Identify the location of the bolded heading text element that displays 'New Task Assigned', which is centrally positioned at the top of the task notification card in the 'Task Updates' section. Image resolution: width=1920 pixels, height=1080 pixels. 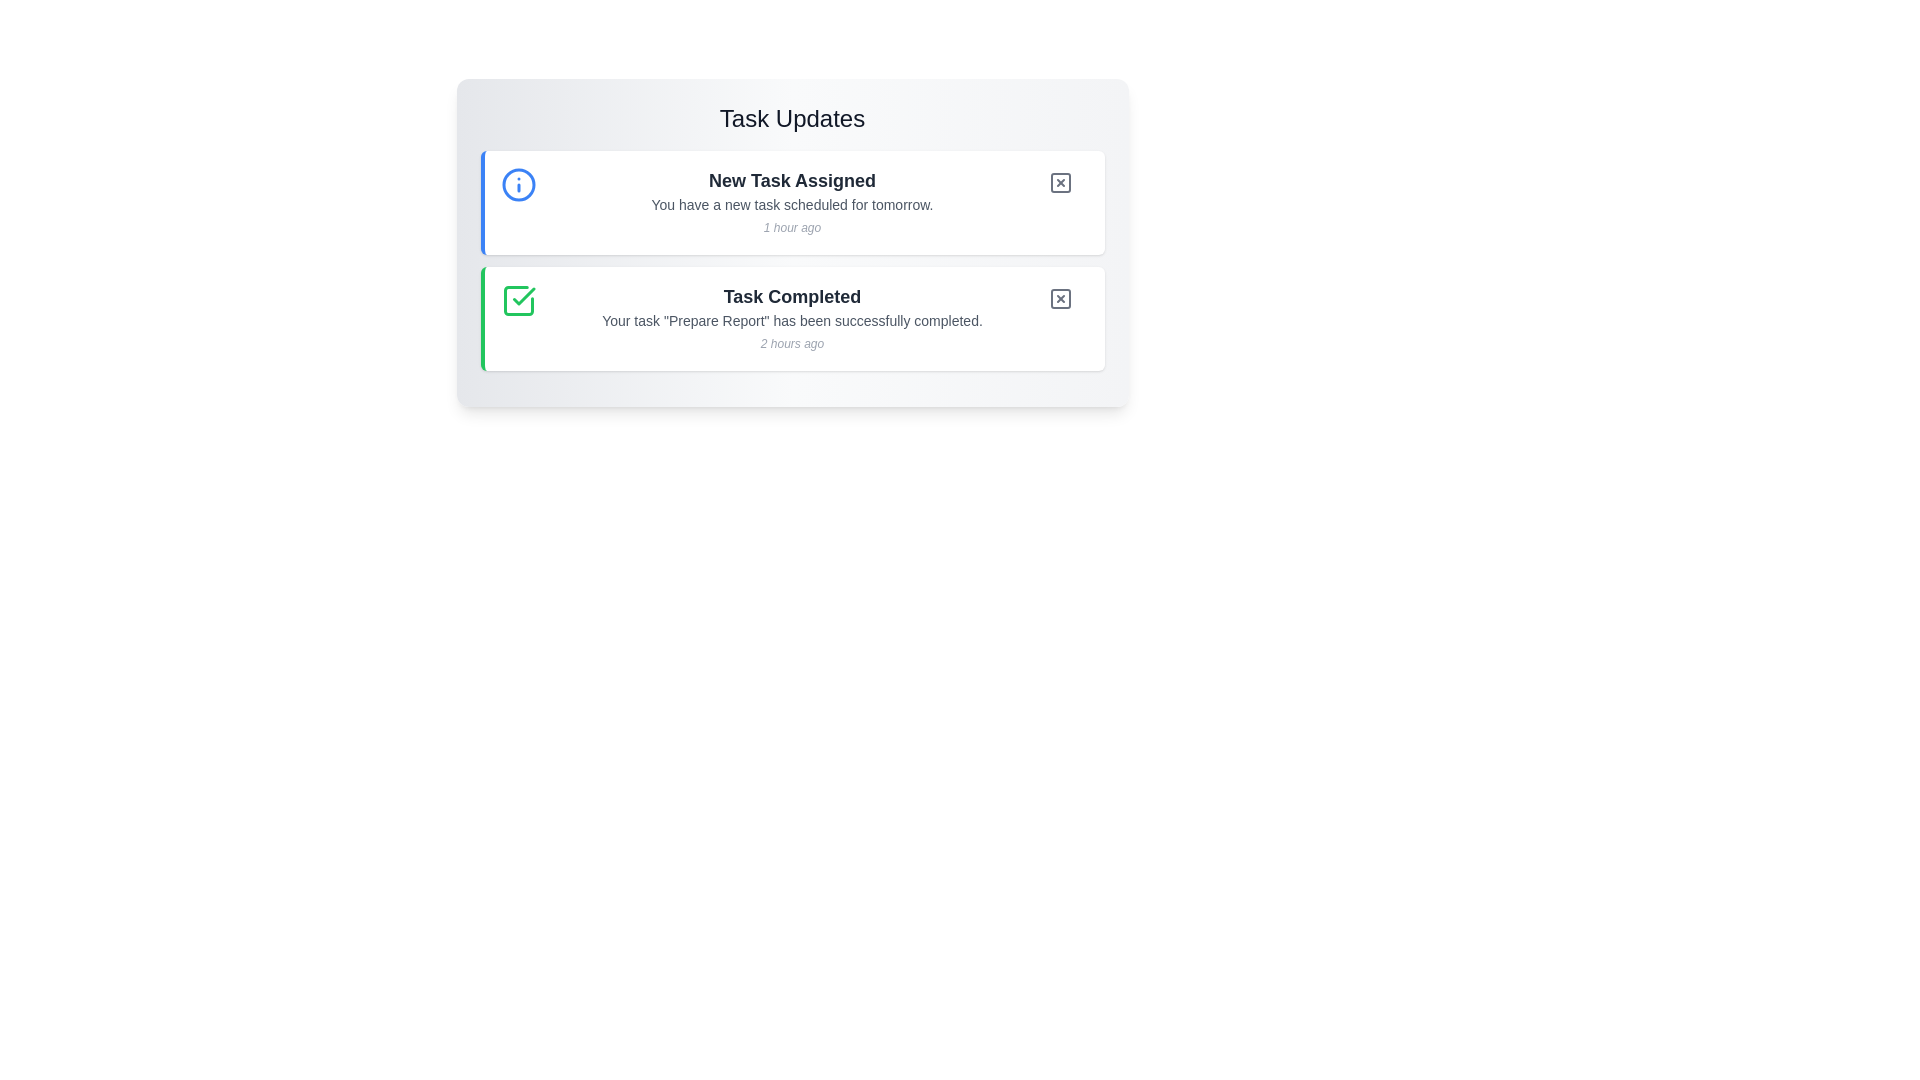
(791, 181).